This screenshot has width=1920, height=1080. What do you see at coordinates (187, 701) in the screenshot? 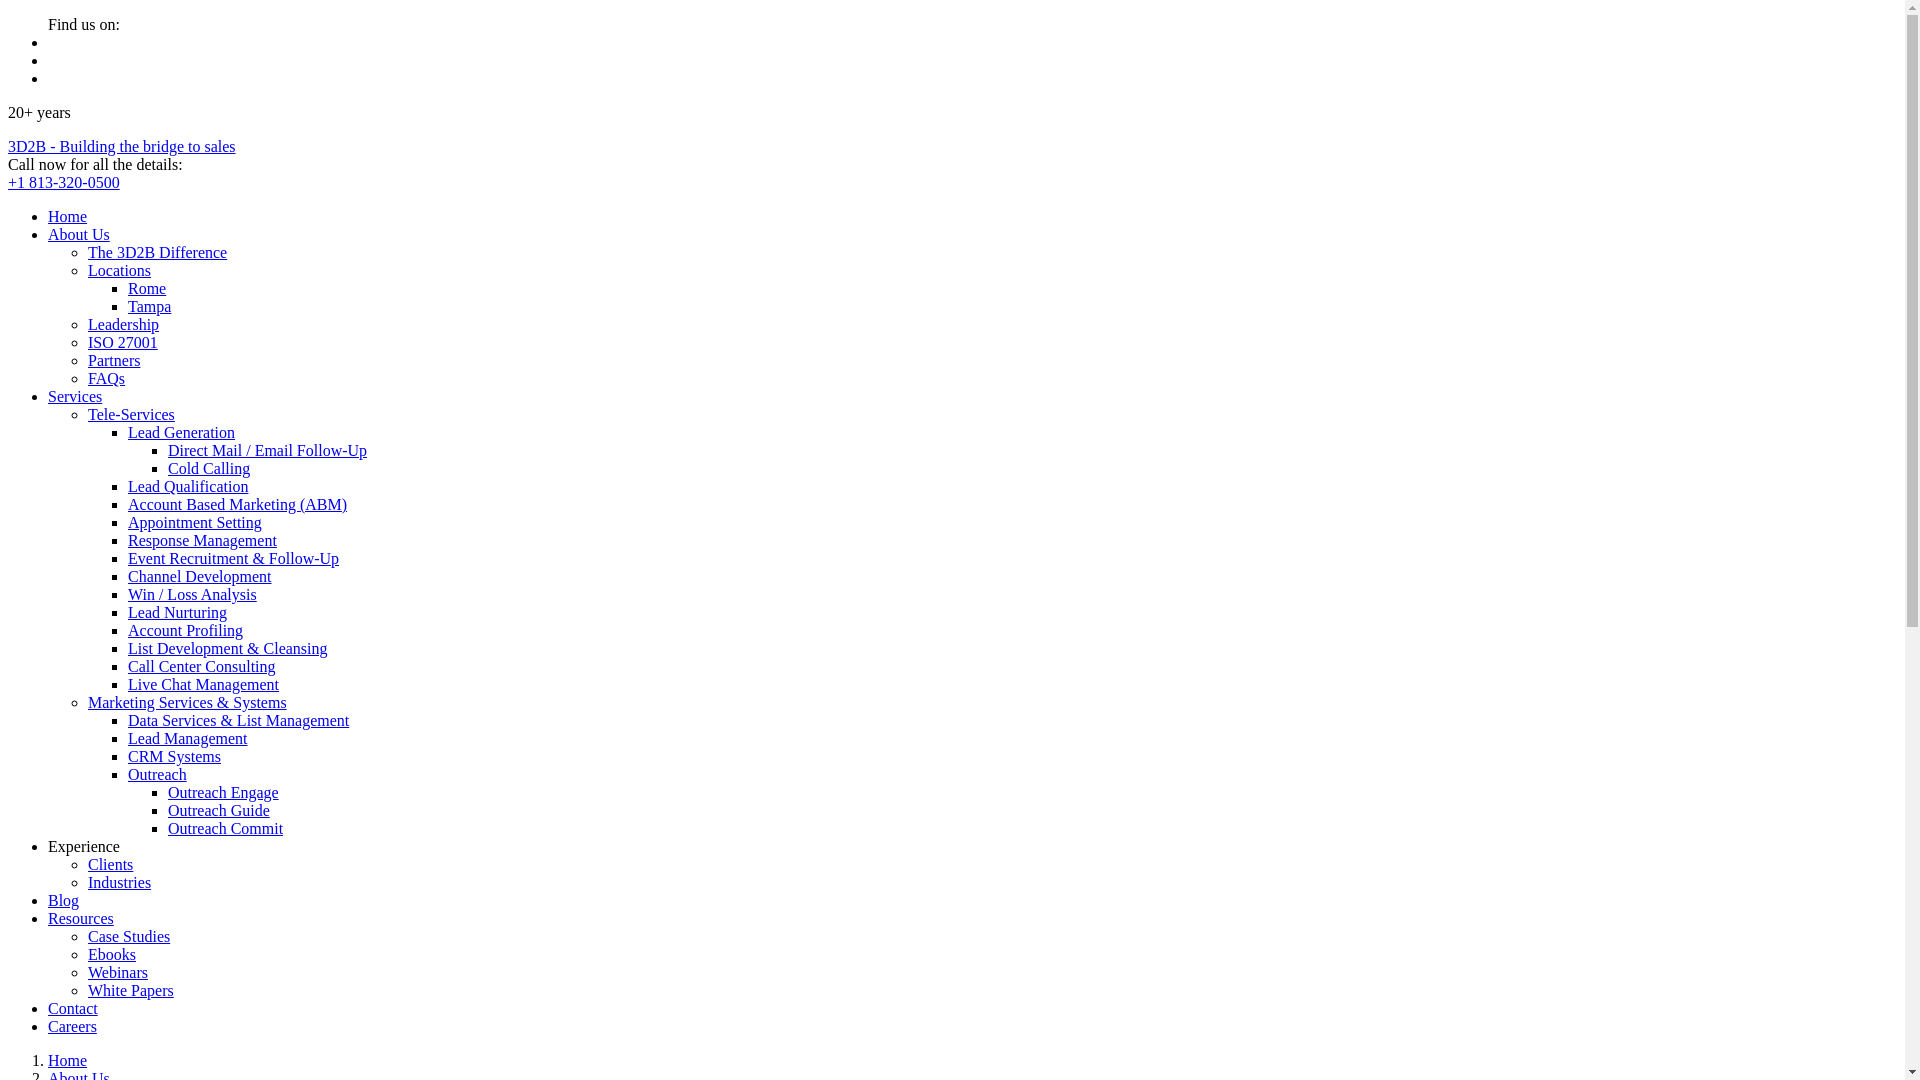
I see `'Marketing Services & Systems'` at bounding box center [187, 701].